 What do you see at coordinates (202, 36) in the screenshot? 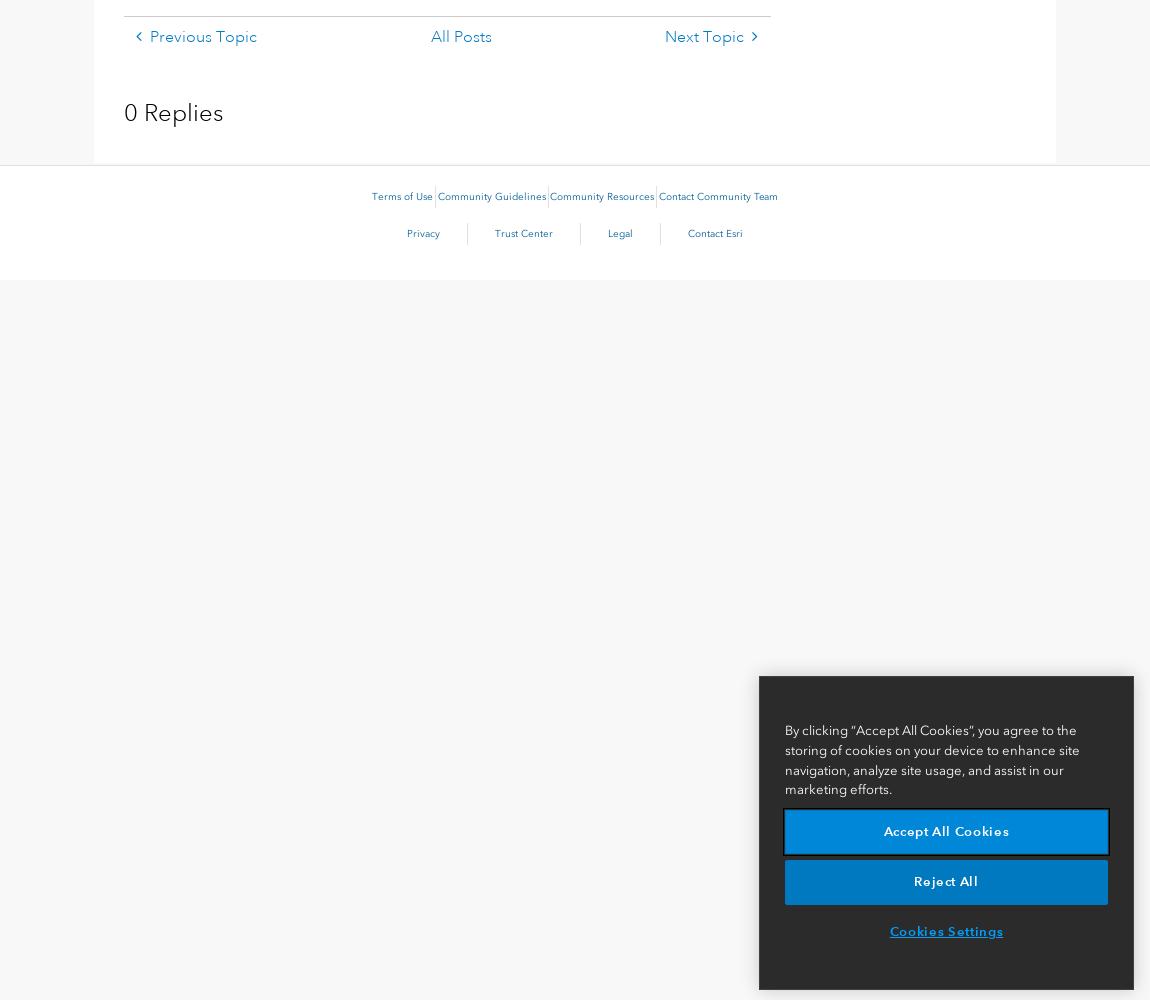
I see `'Previous Topic'` at bounding box center [202, 36].